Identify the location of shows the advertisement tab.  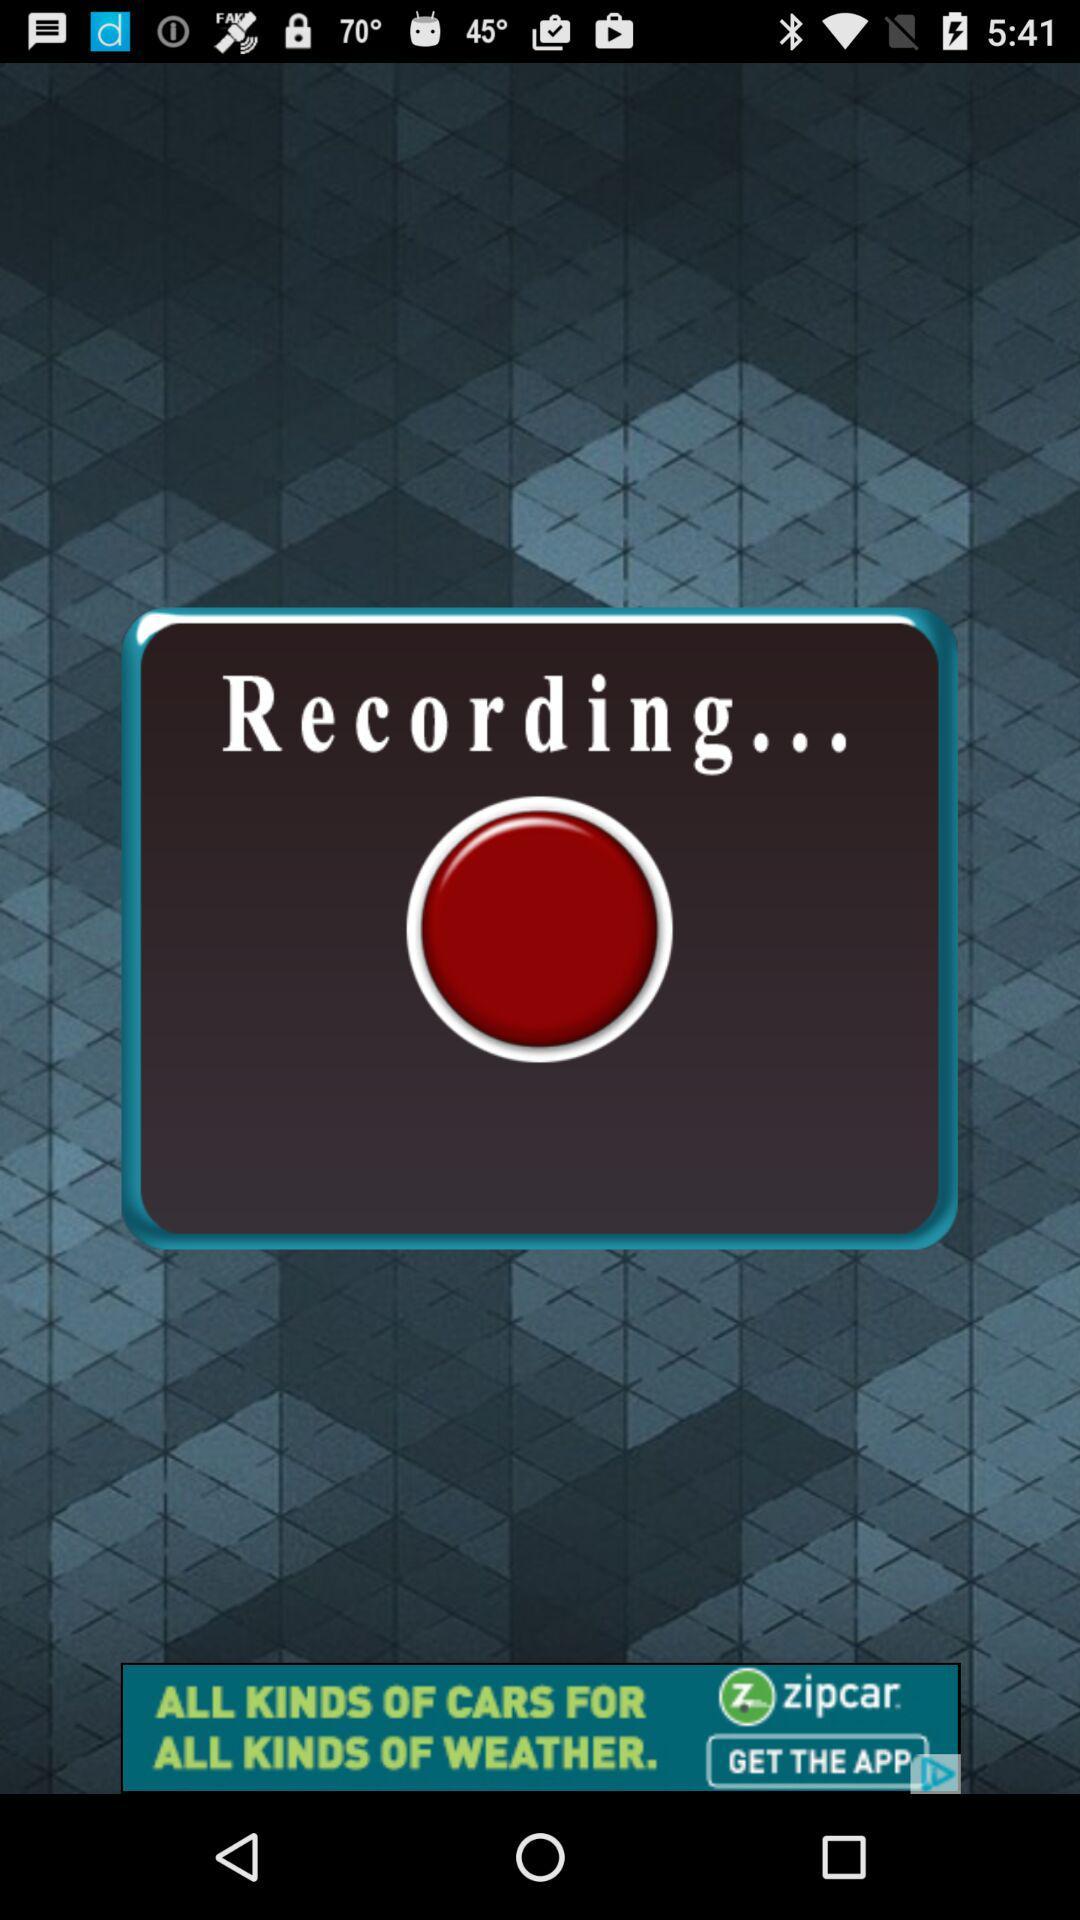
(540, 1727).